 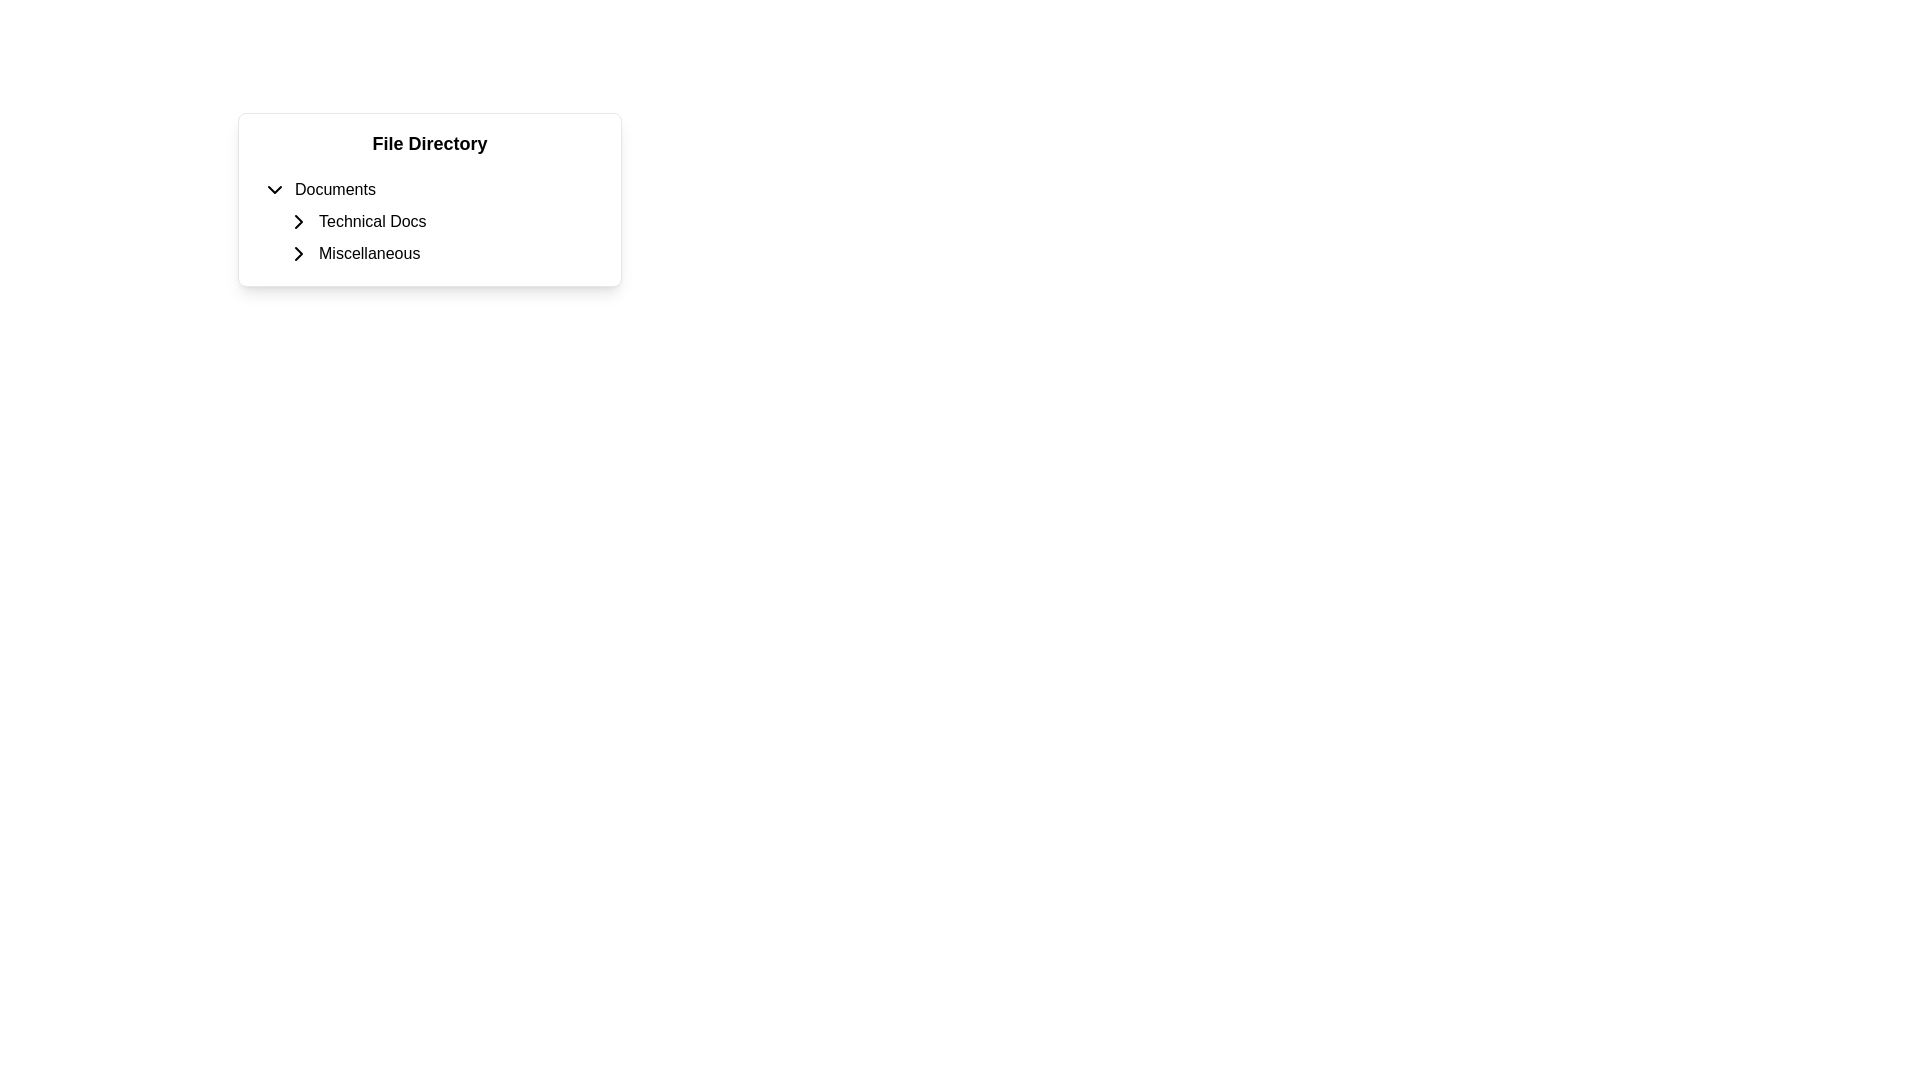 What do you see at coordinates (369, 253) in the screenshot?
I see `the 'Miscellaneous' Text Label in the File Directory navigation menu` at bounding box center [369, 253].